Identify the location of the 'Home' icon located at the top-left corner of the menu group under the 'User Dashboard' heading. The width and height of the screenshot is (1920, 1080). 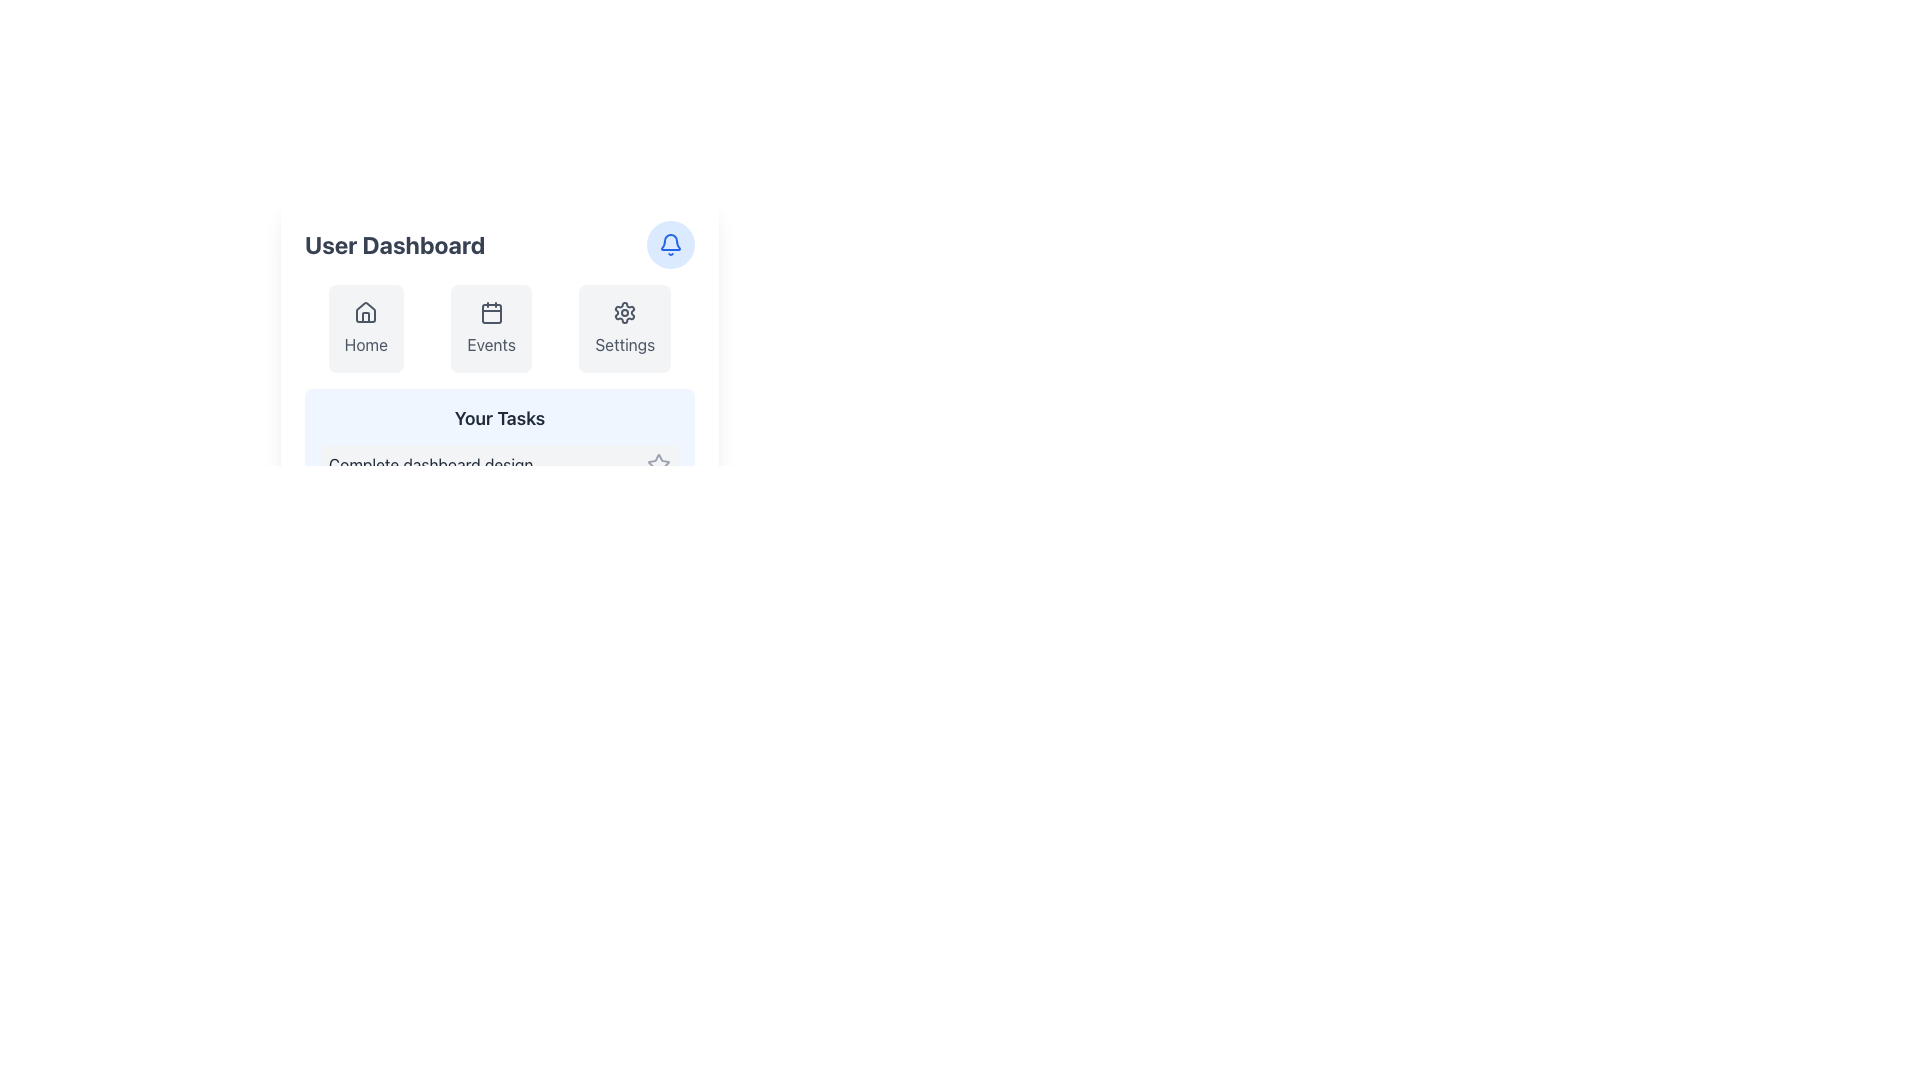
(366, 312).